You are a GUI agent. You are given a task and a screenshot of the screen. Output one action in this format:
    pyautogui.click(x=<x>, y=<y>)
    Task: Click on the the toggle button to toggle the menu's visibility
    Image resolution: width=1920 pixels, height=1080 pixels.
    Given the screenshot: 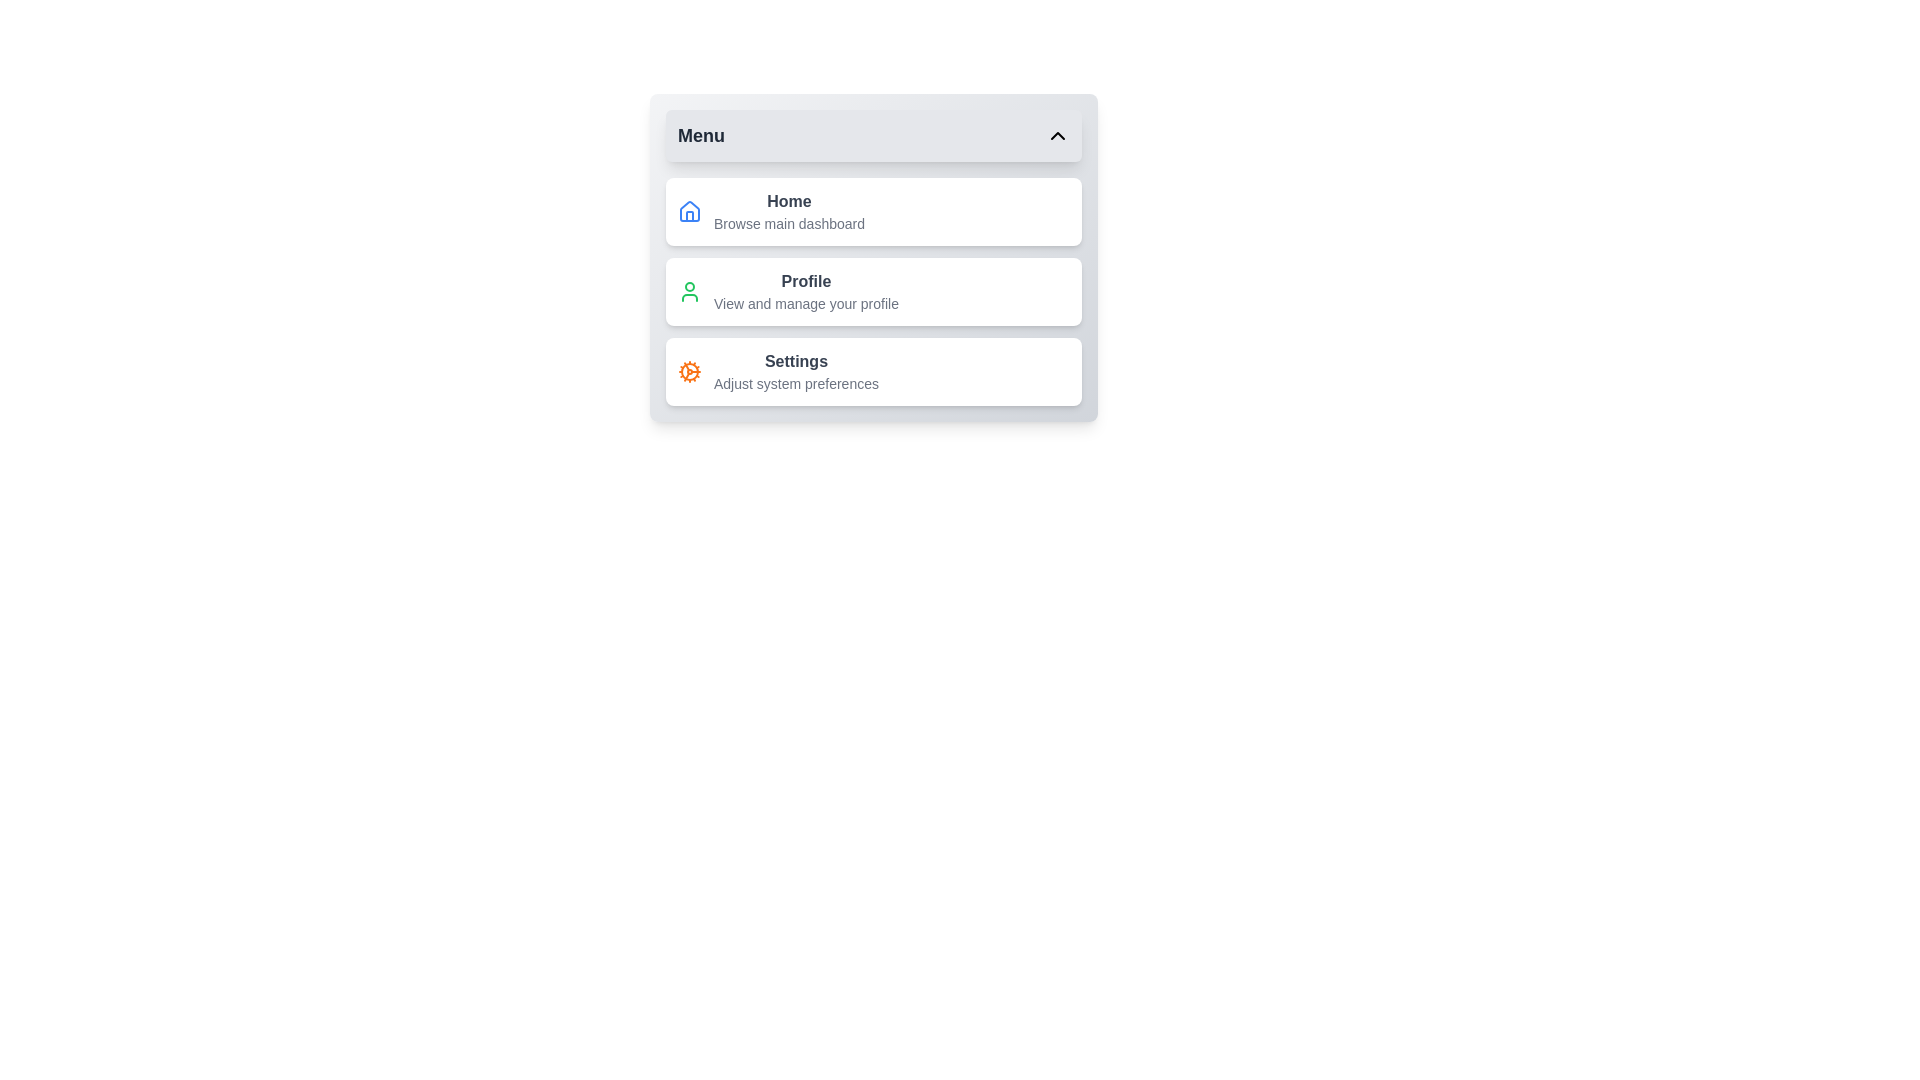 What is the action you would take?
    pyautogui.click(x=873, y=135)
    